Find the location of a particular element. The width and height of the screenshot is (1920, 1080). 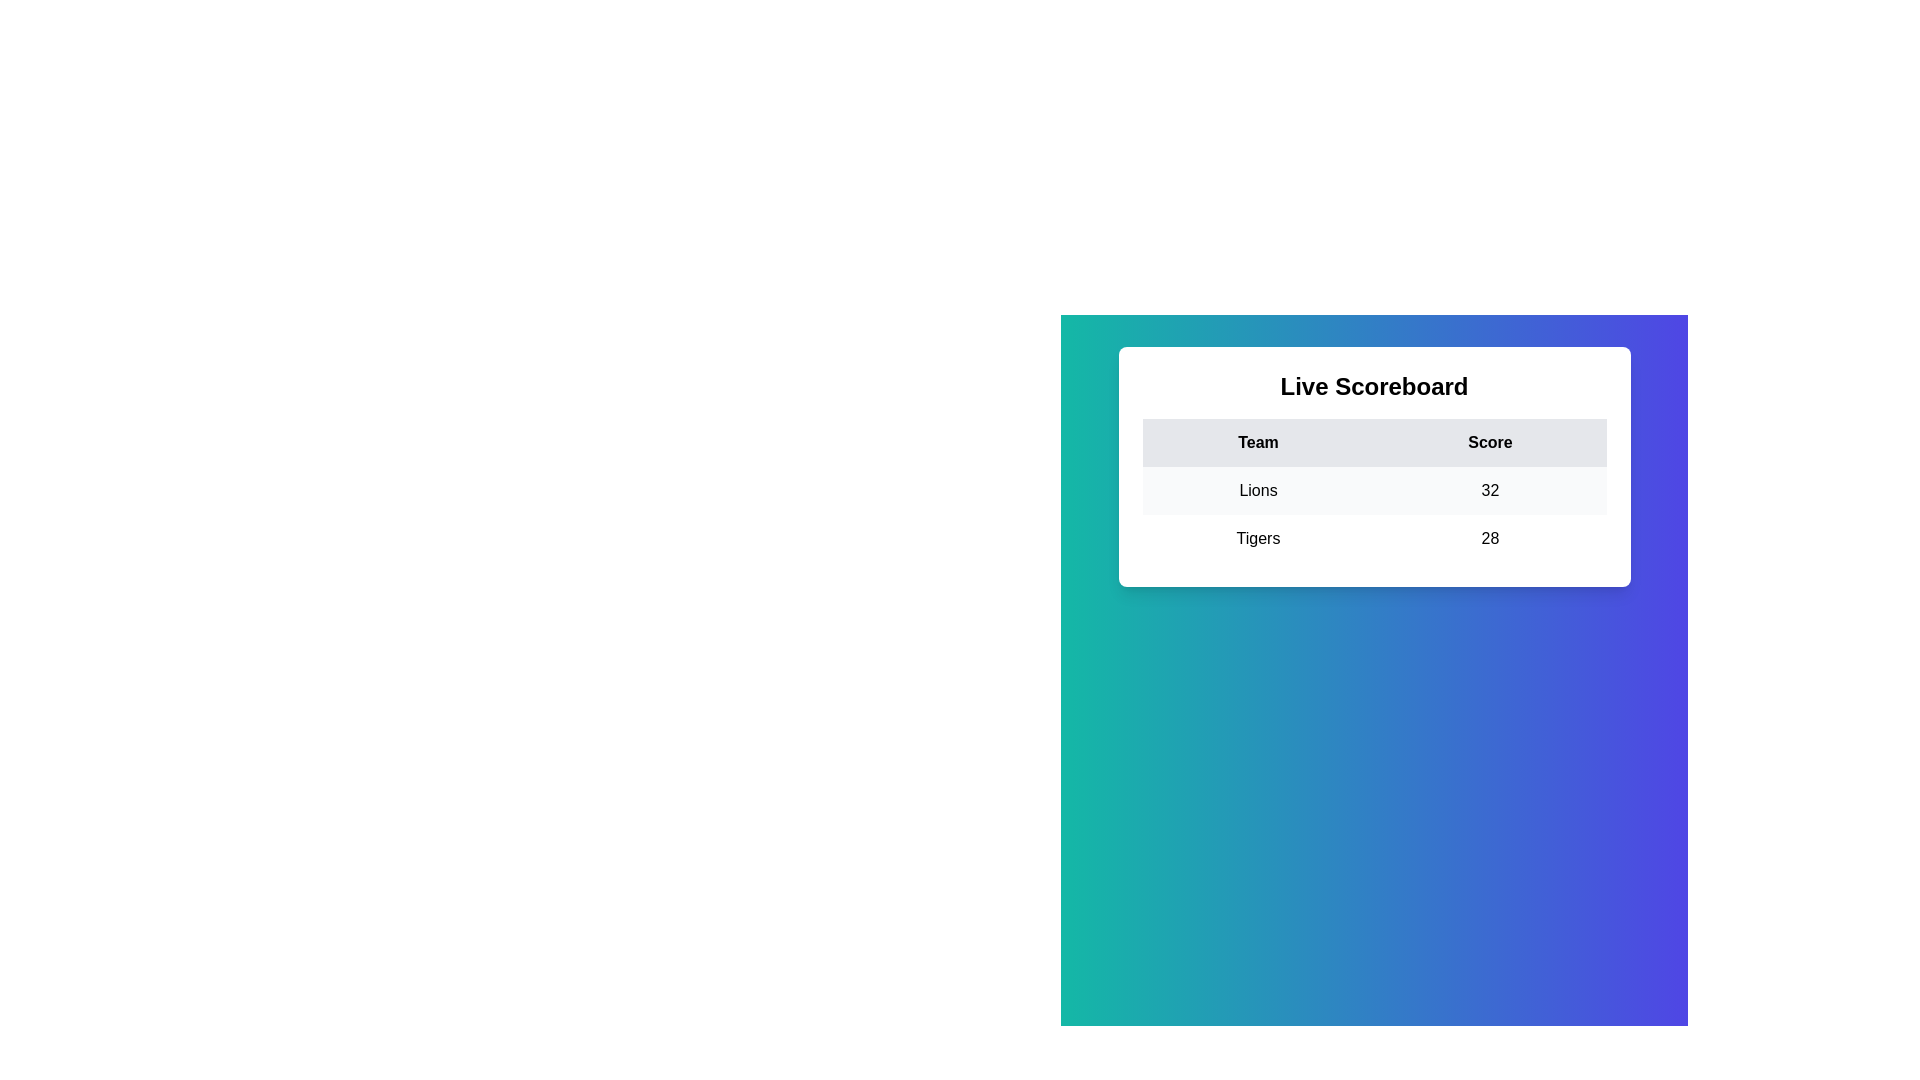

the text display element showing the number '28', which is bold and centered within its cell in the table structure is located at coordinates (1490, 538).